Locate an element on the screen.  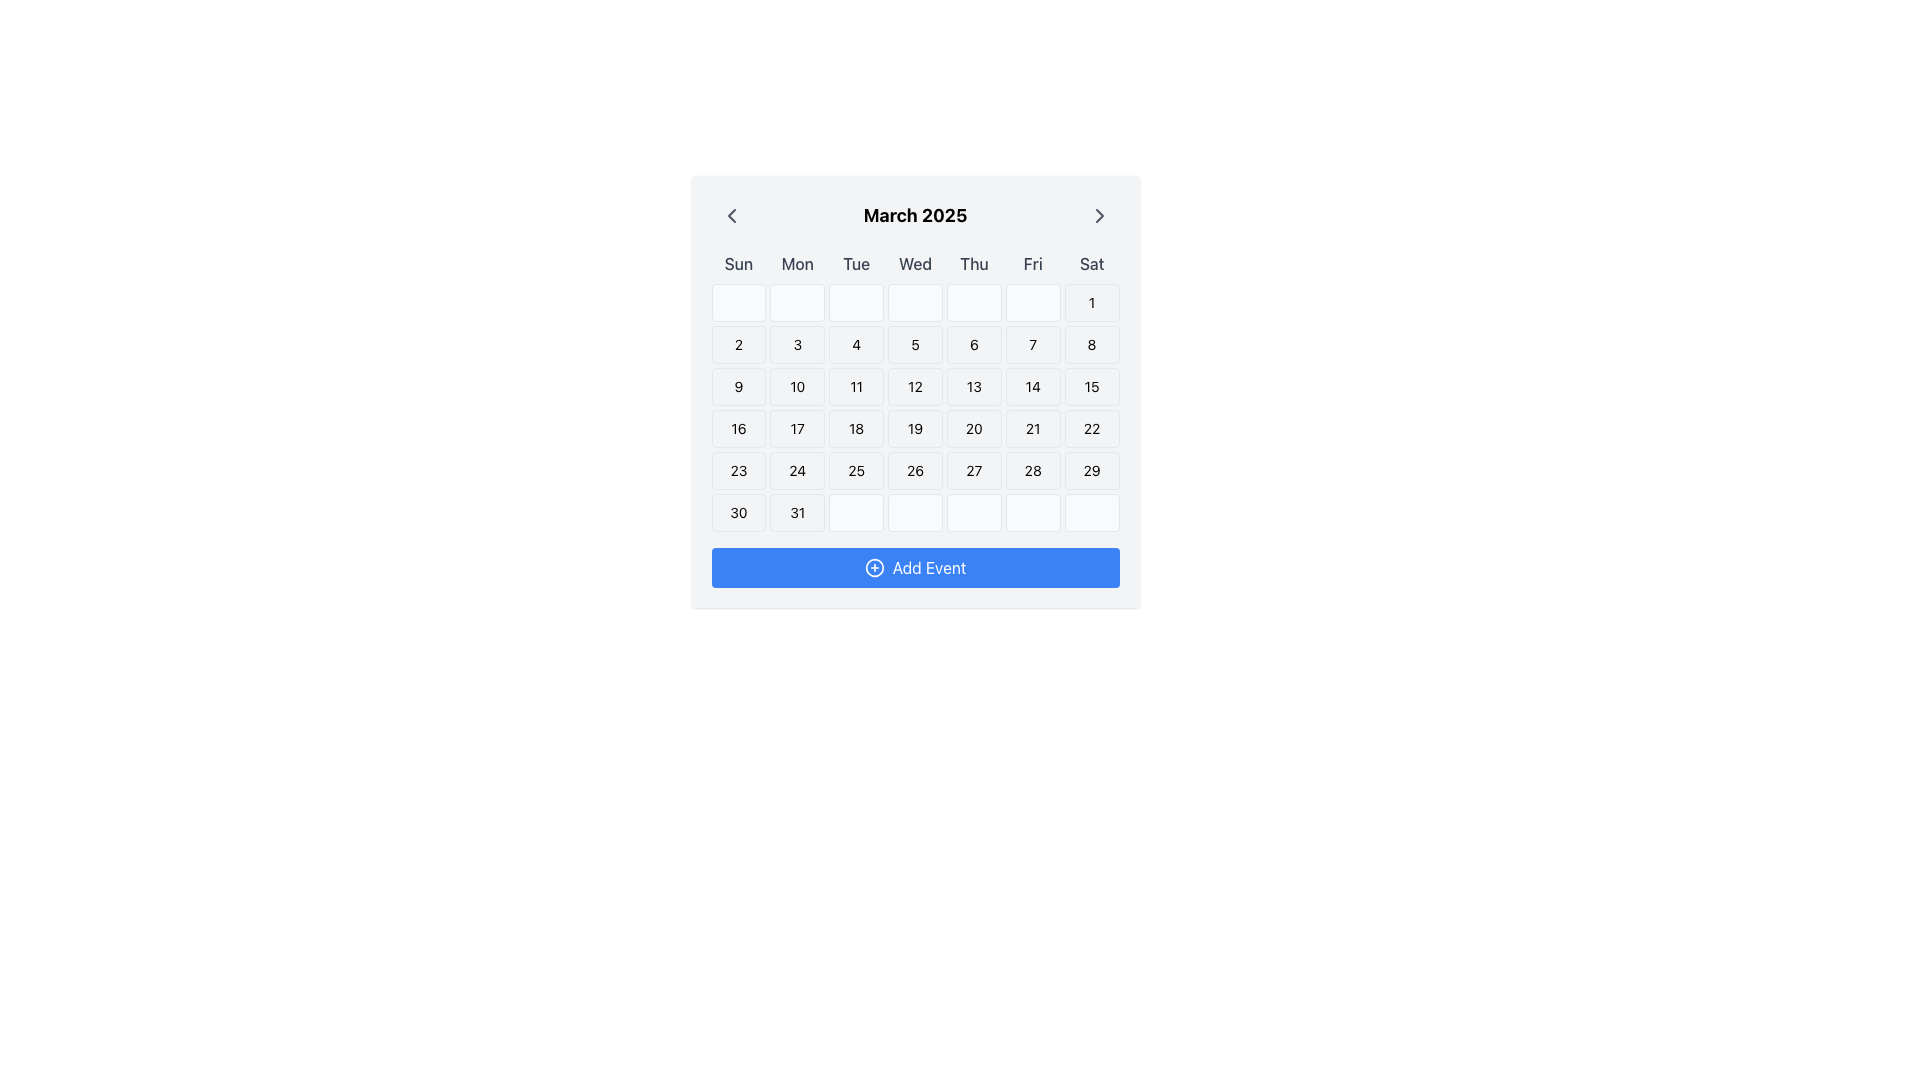
the button representing the calendar date of March 5th, 2025 is located at coordinates (914, 343).